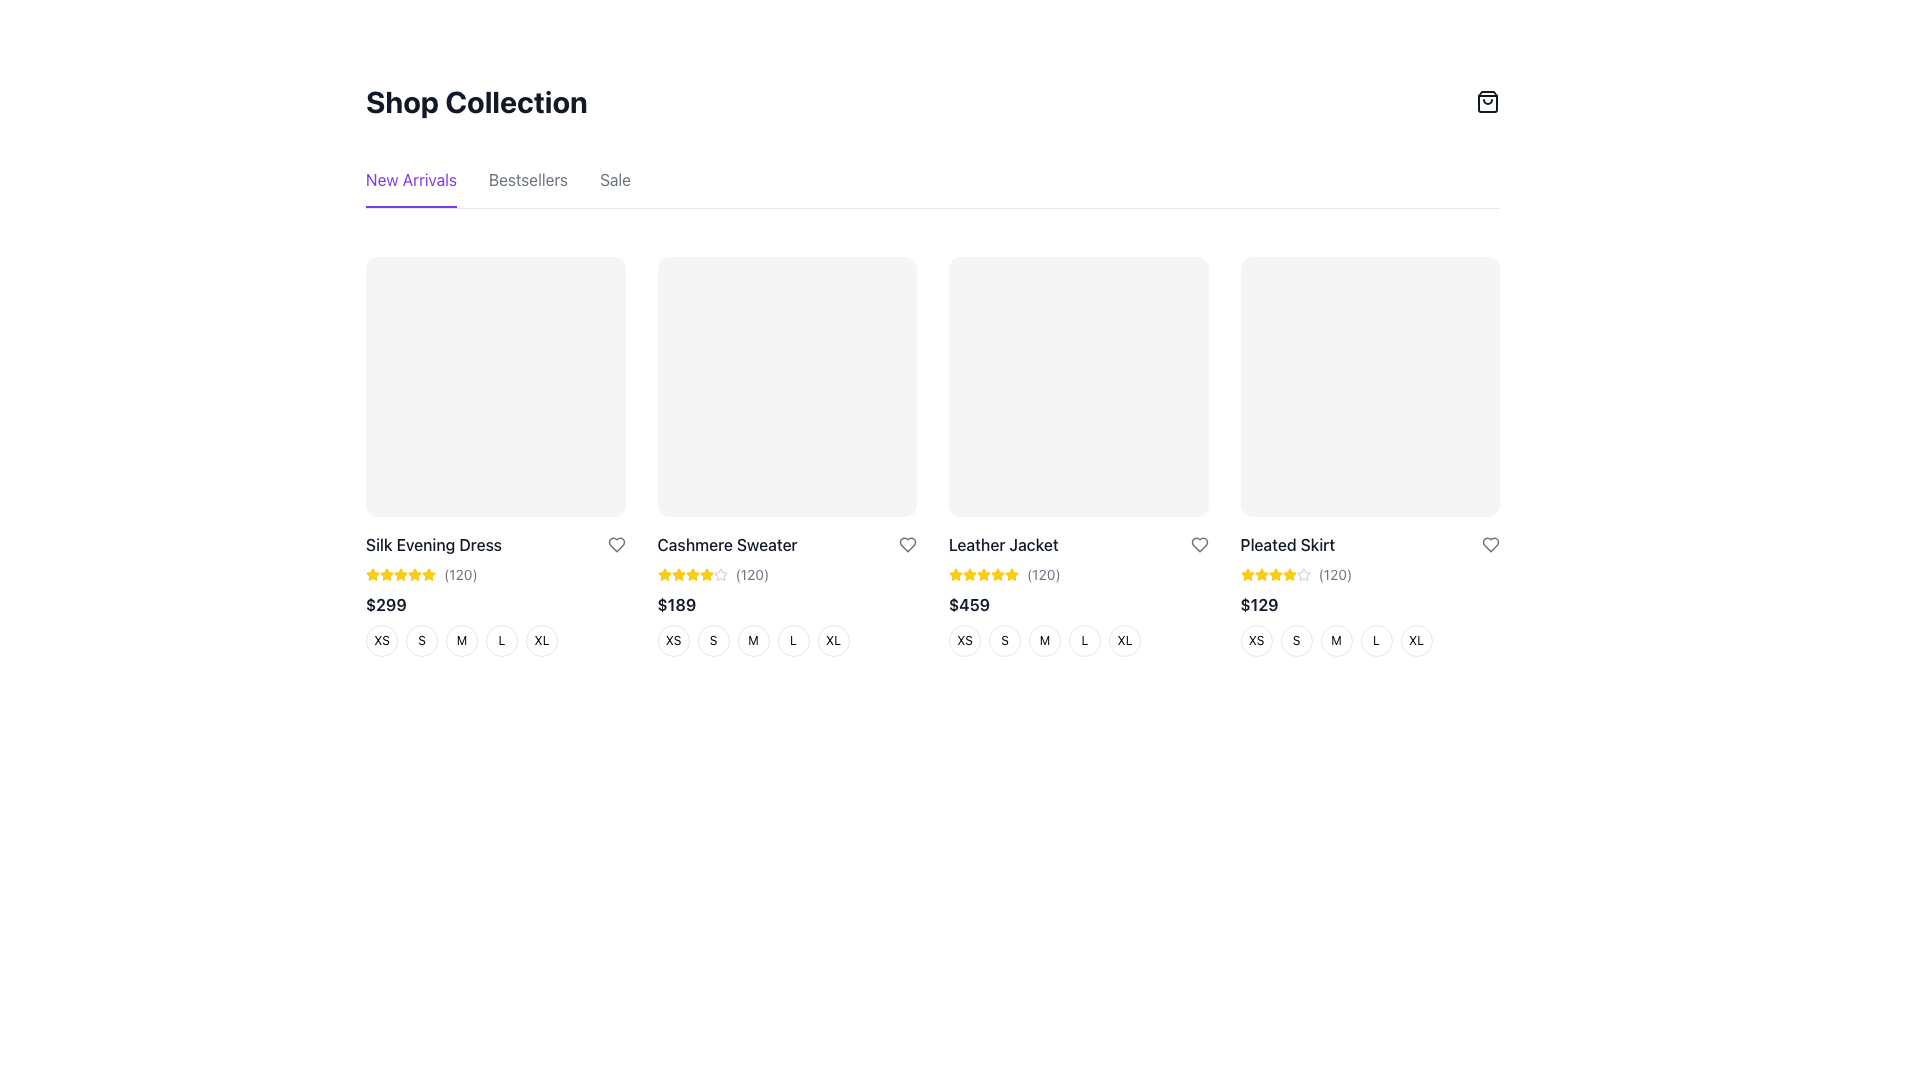 The height and width of the screenshot is (1080, 1920). I want to click on the first star icon in the rating set for the 'Silk Evening Dress' product under the 'New Arrivals' category, so click(373, 574).